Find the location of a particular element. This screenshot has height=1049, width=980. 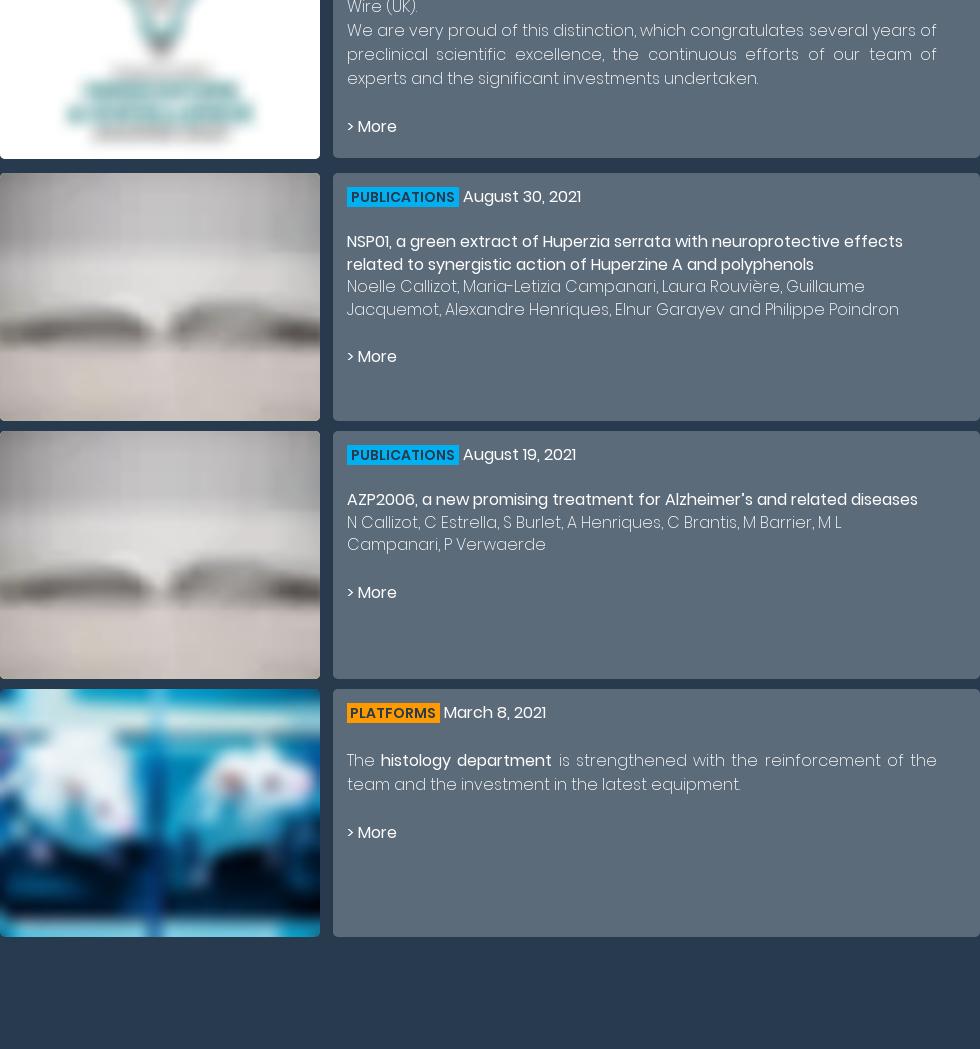

'histology department' is located at coordinates (466, 759).